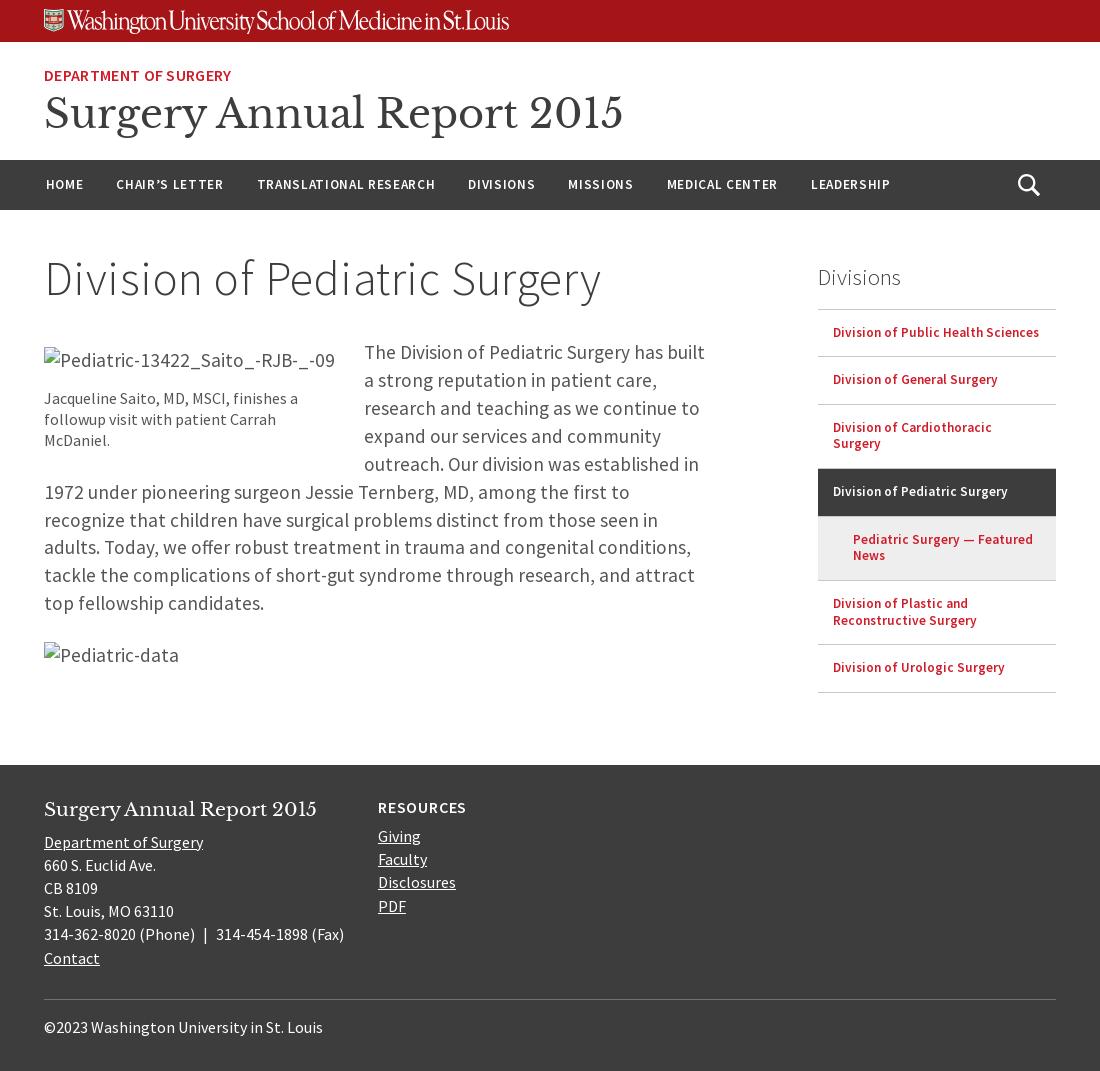 Image resolution: width=1100 pixels, height=1071 pixels. Describe the element at coordinates (721, 183) in the screenshot. I see `'Medical Center'` at that location.